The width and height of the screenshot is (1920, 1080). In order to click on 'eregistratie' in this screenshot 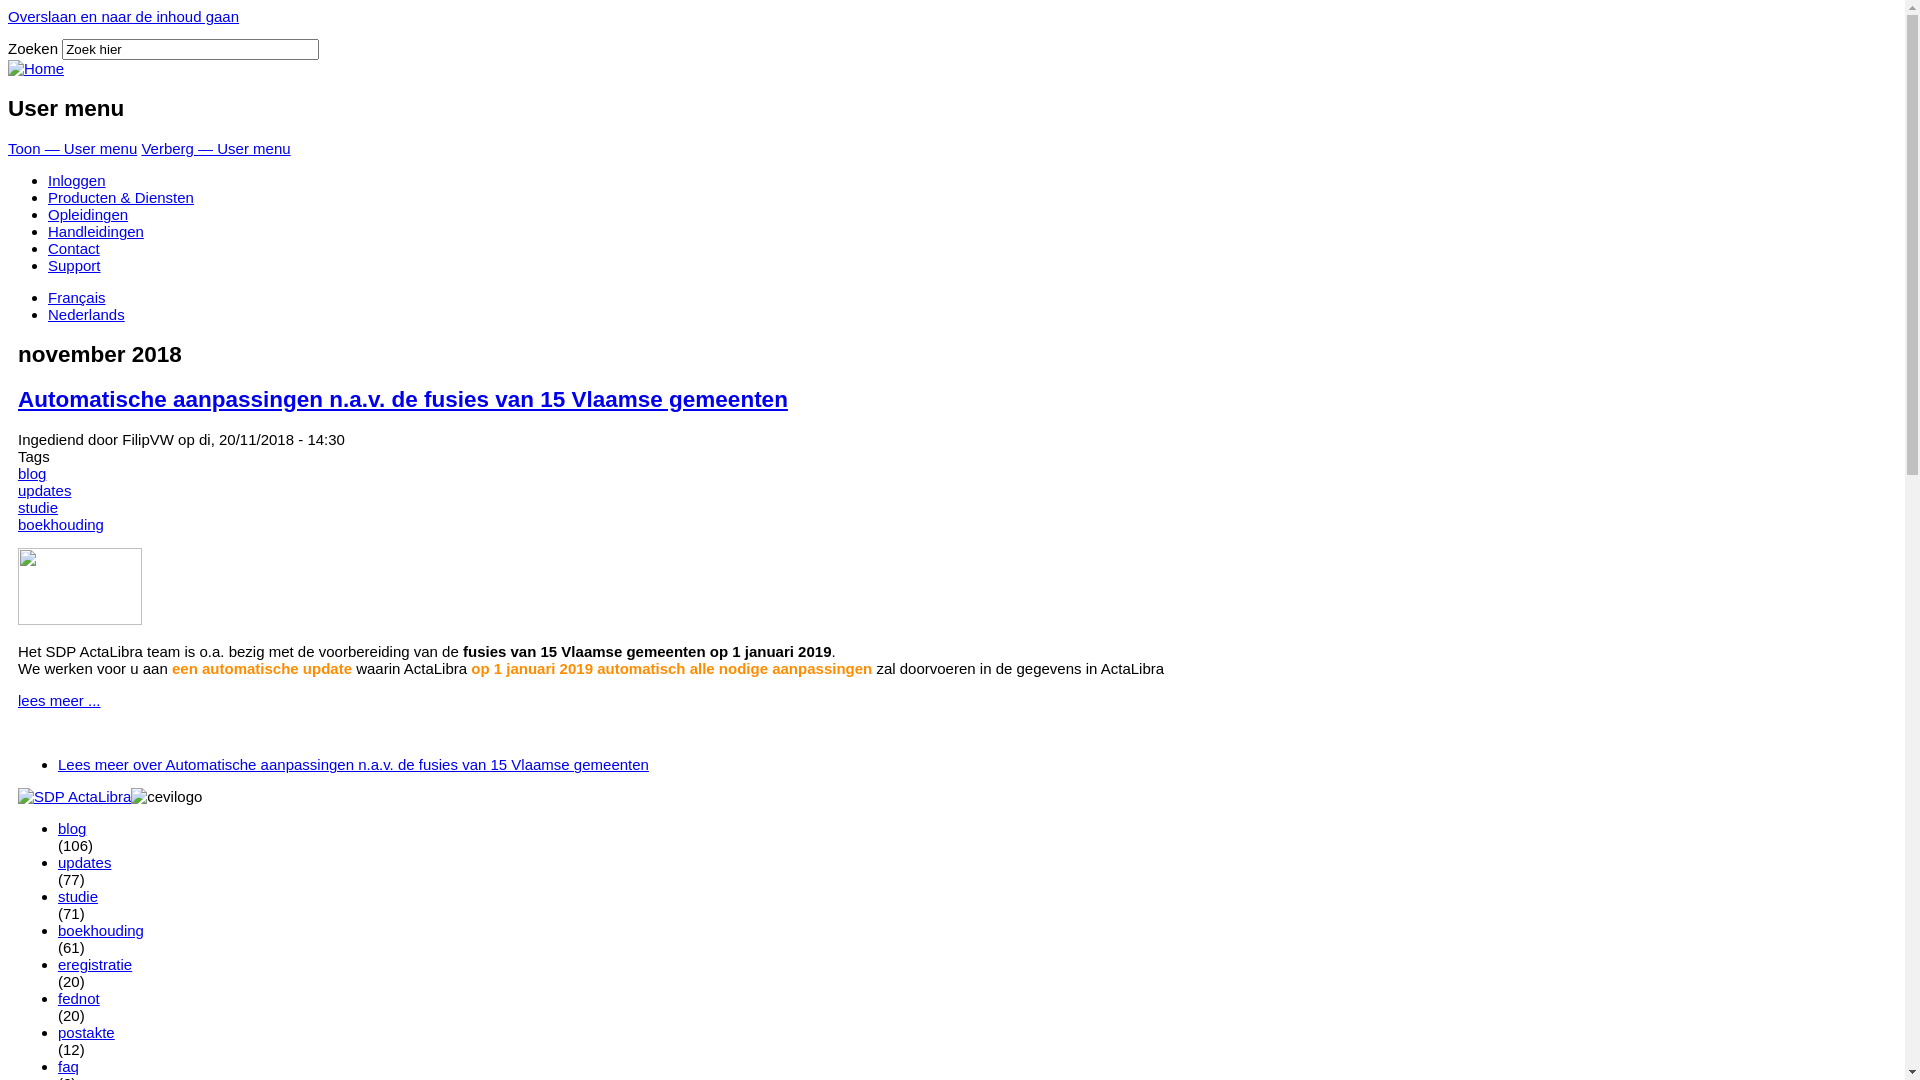, I will do `click(94, 963)`.